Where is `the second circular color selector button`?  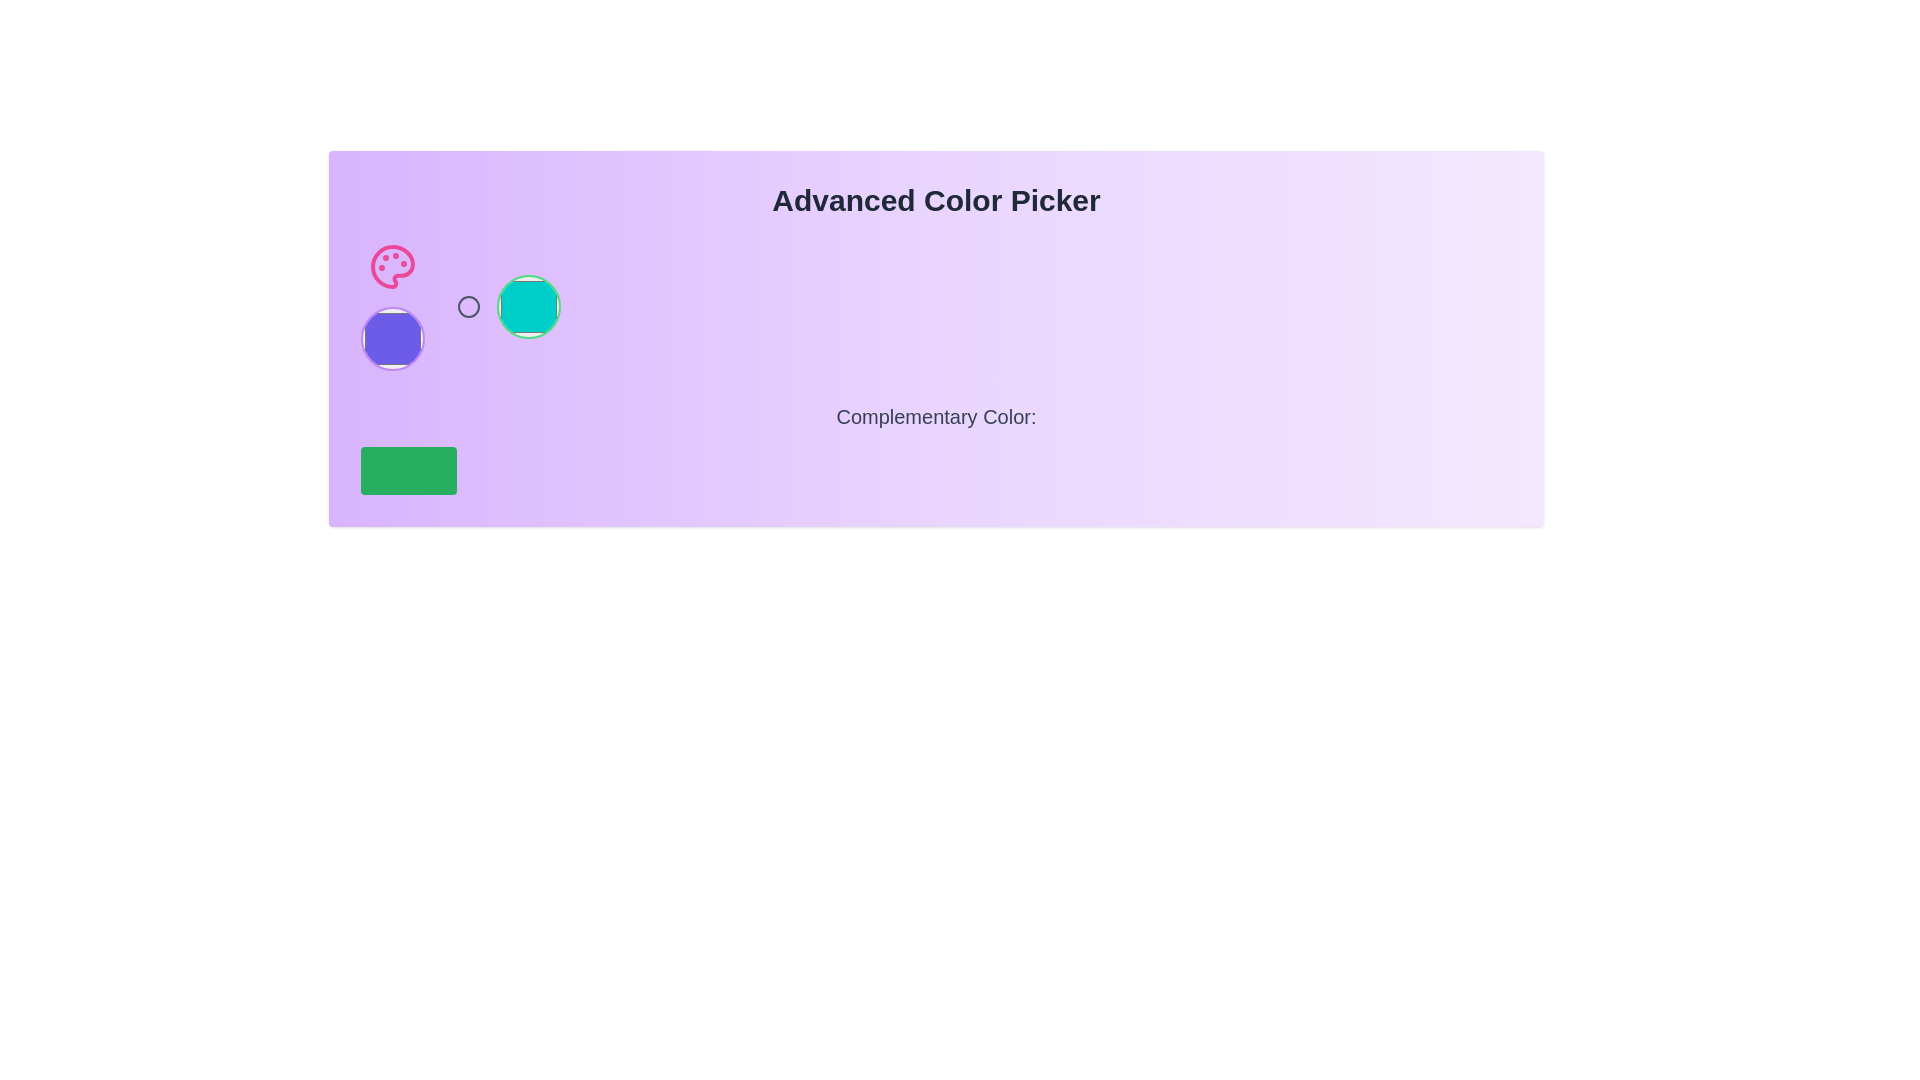
the second circular color selector button is located at coordinates (508, 307).